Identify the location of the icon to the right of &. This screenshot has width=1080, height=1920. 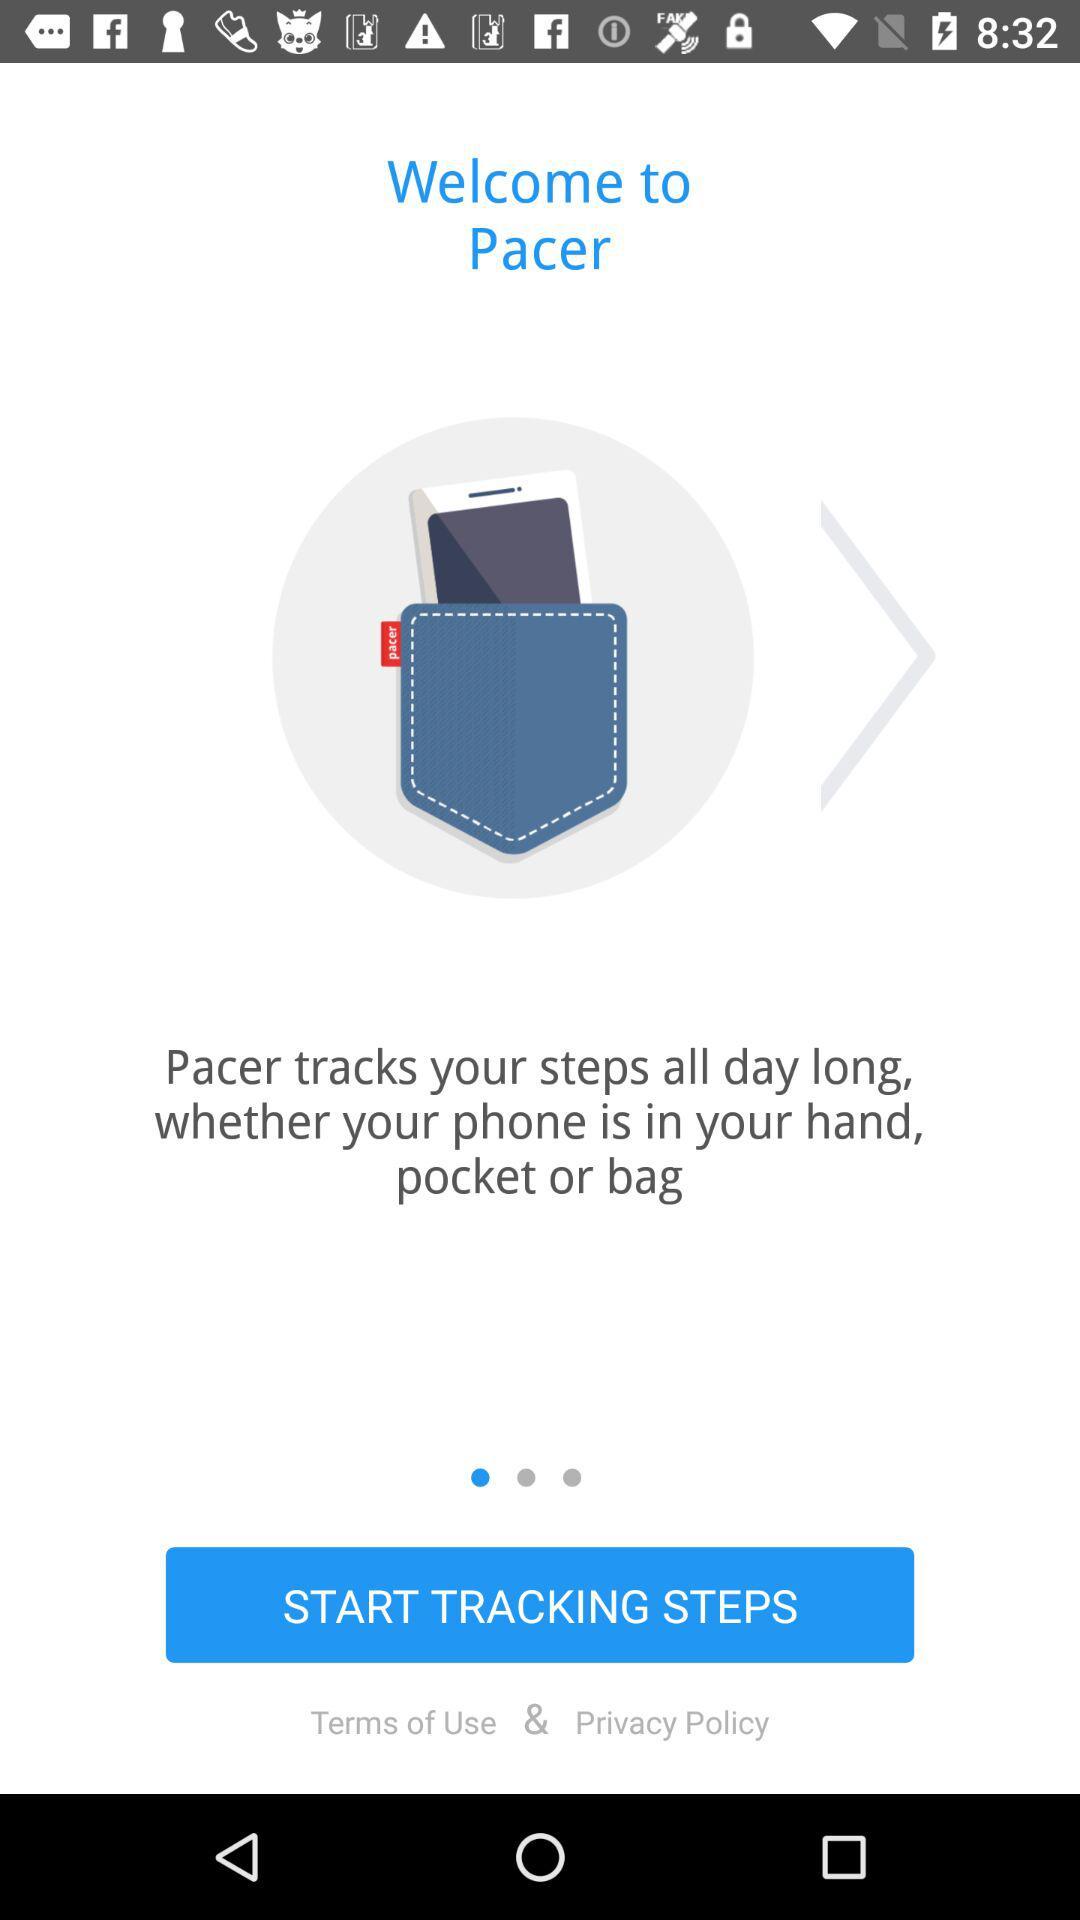
(672, 1720).